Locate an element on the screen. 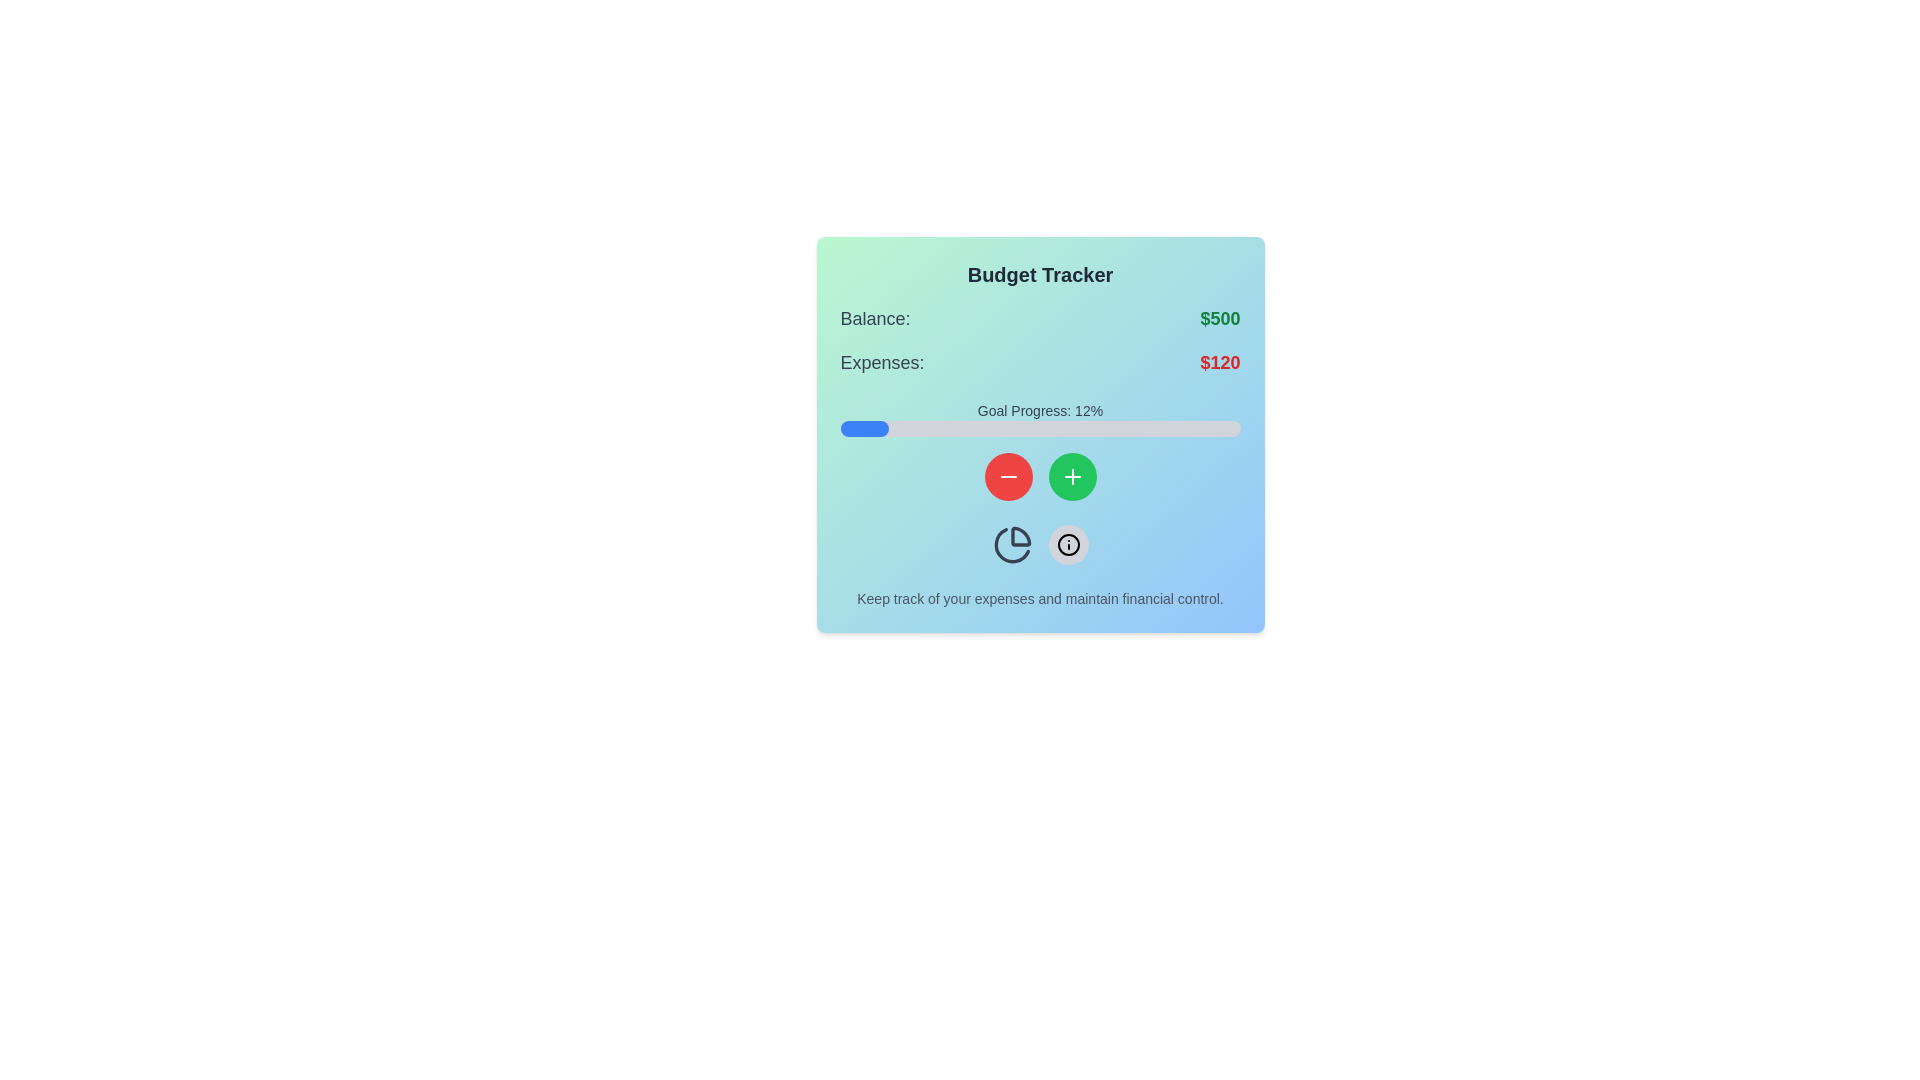 The image size is (1920, 1080). the circular red button with a white minus symbol is located at coordinates (1008, 477).